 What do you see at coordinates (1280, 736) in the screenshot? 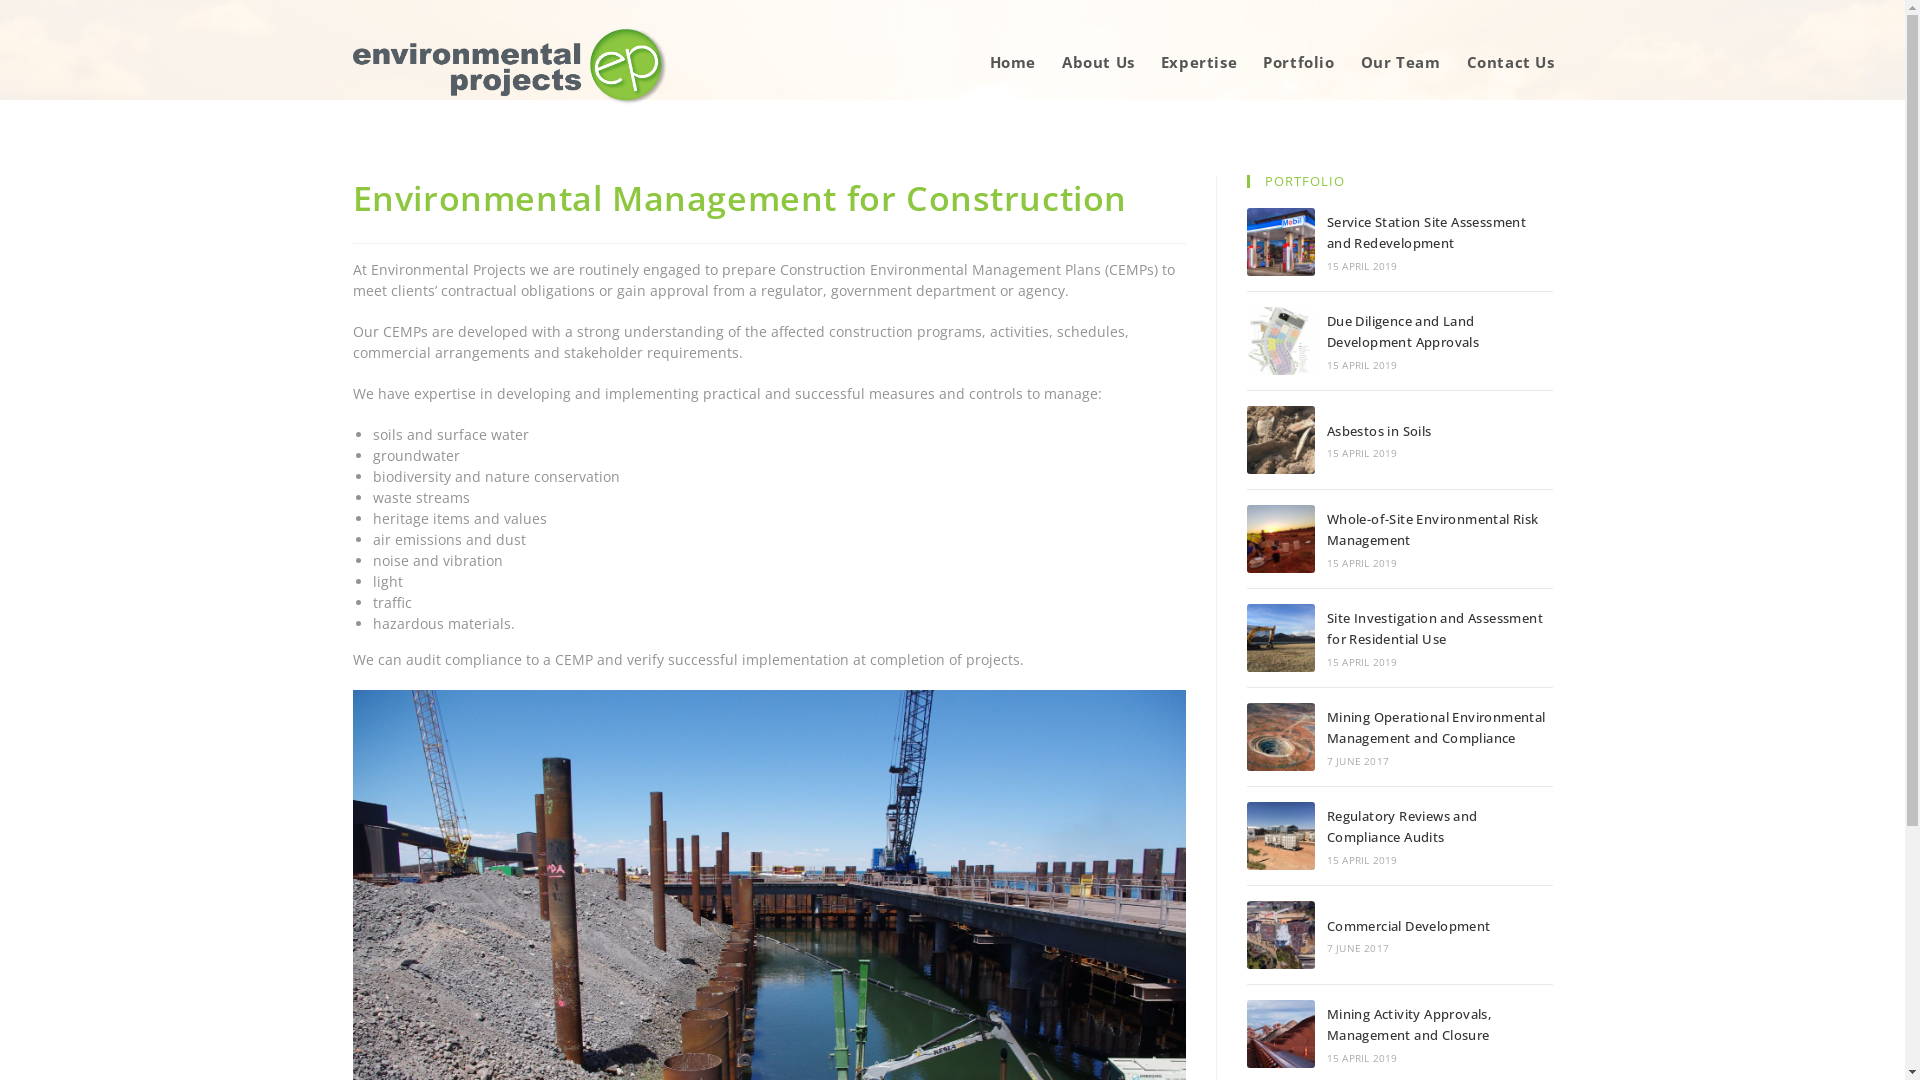
I see `'Mining Operational Environmental Management and Compliance'` at bounding box center [1280, 736].